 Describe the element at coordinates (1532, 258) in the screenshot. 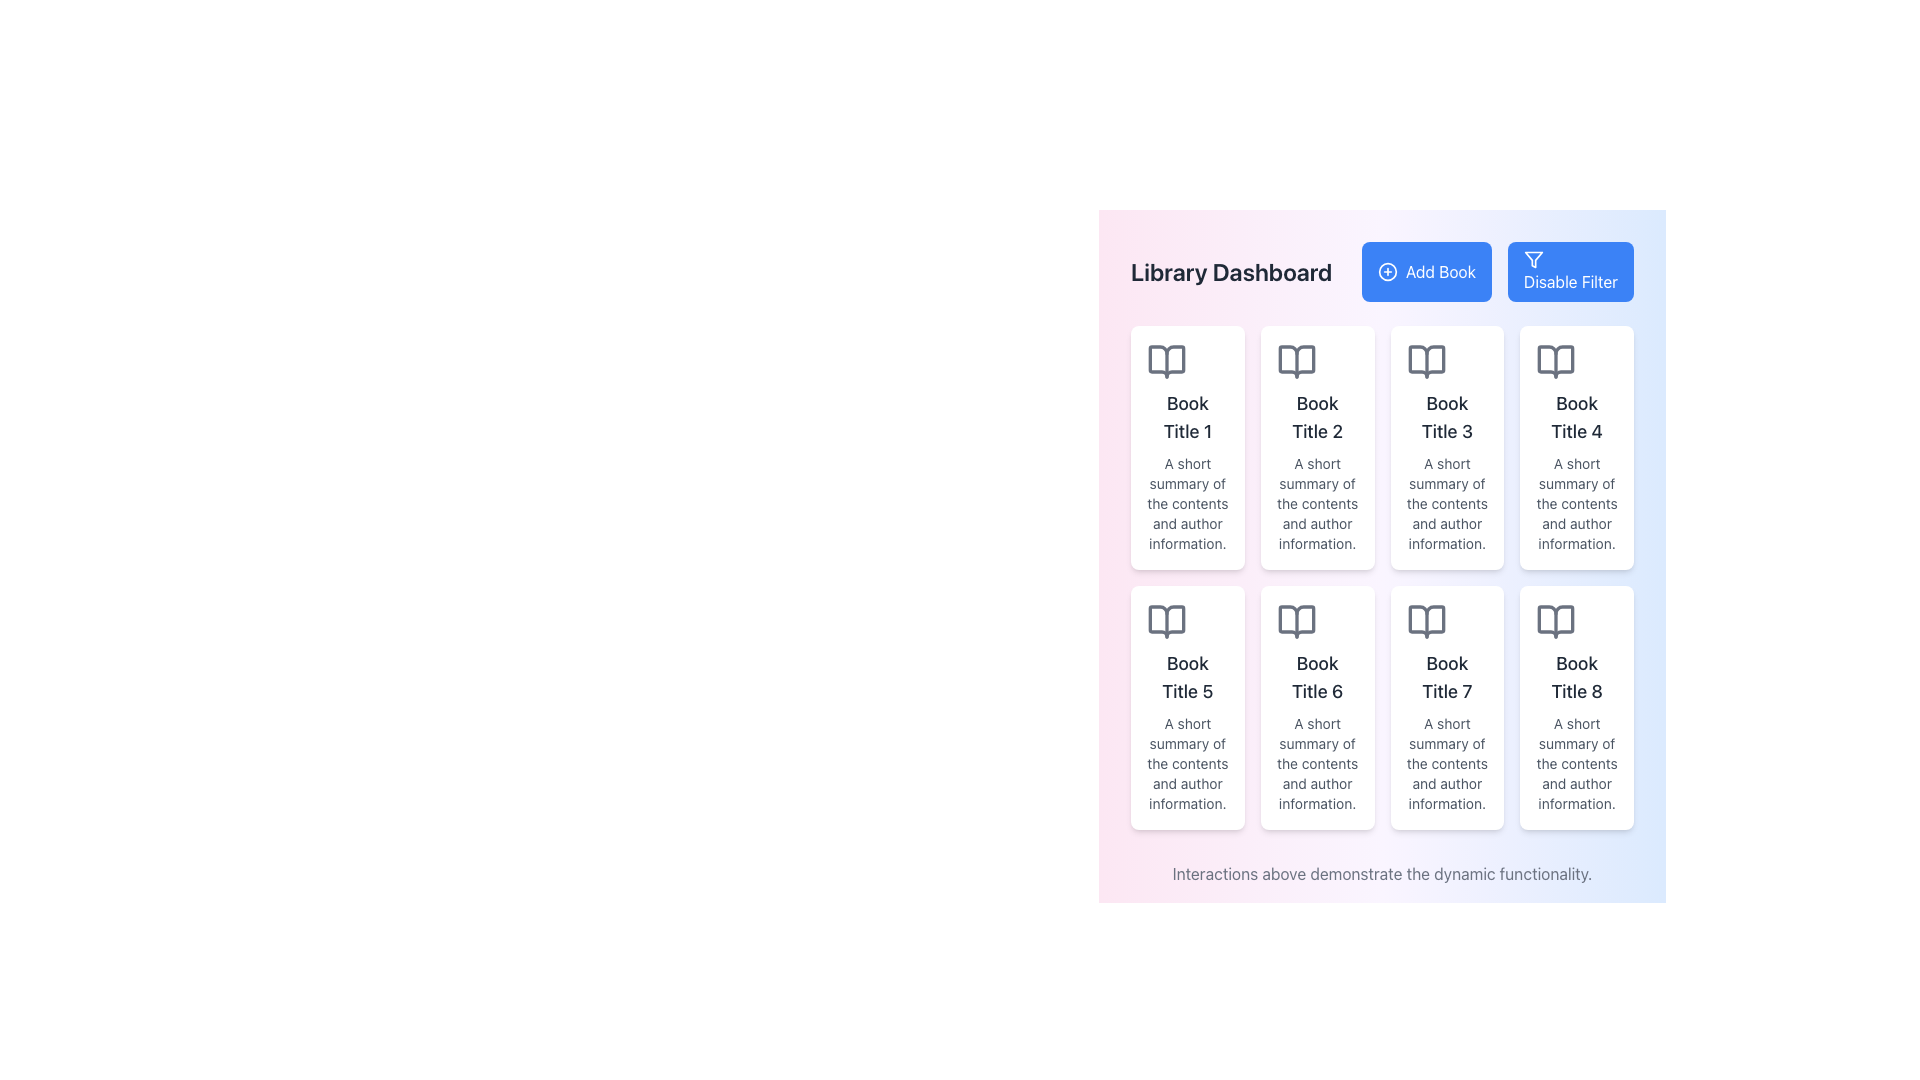

I see `the 'Disable Filter' button, which contains a filter icon on the left and is located at the top-right section of the interface` at that location.